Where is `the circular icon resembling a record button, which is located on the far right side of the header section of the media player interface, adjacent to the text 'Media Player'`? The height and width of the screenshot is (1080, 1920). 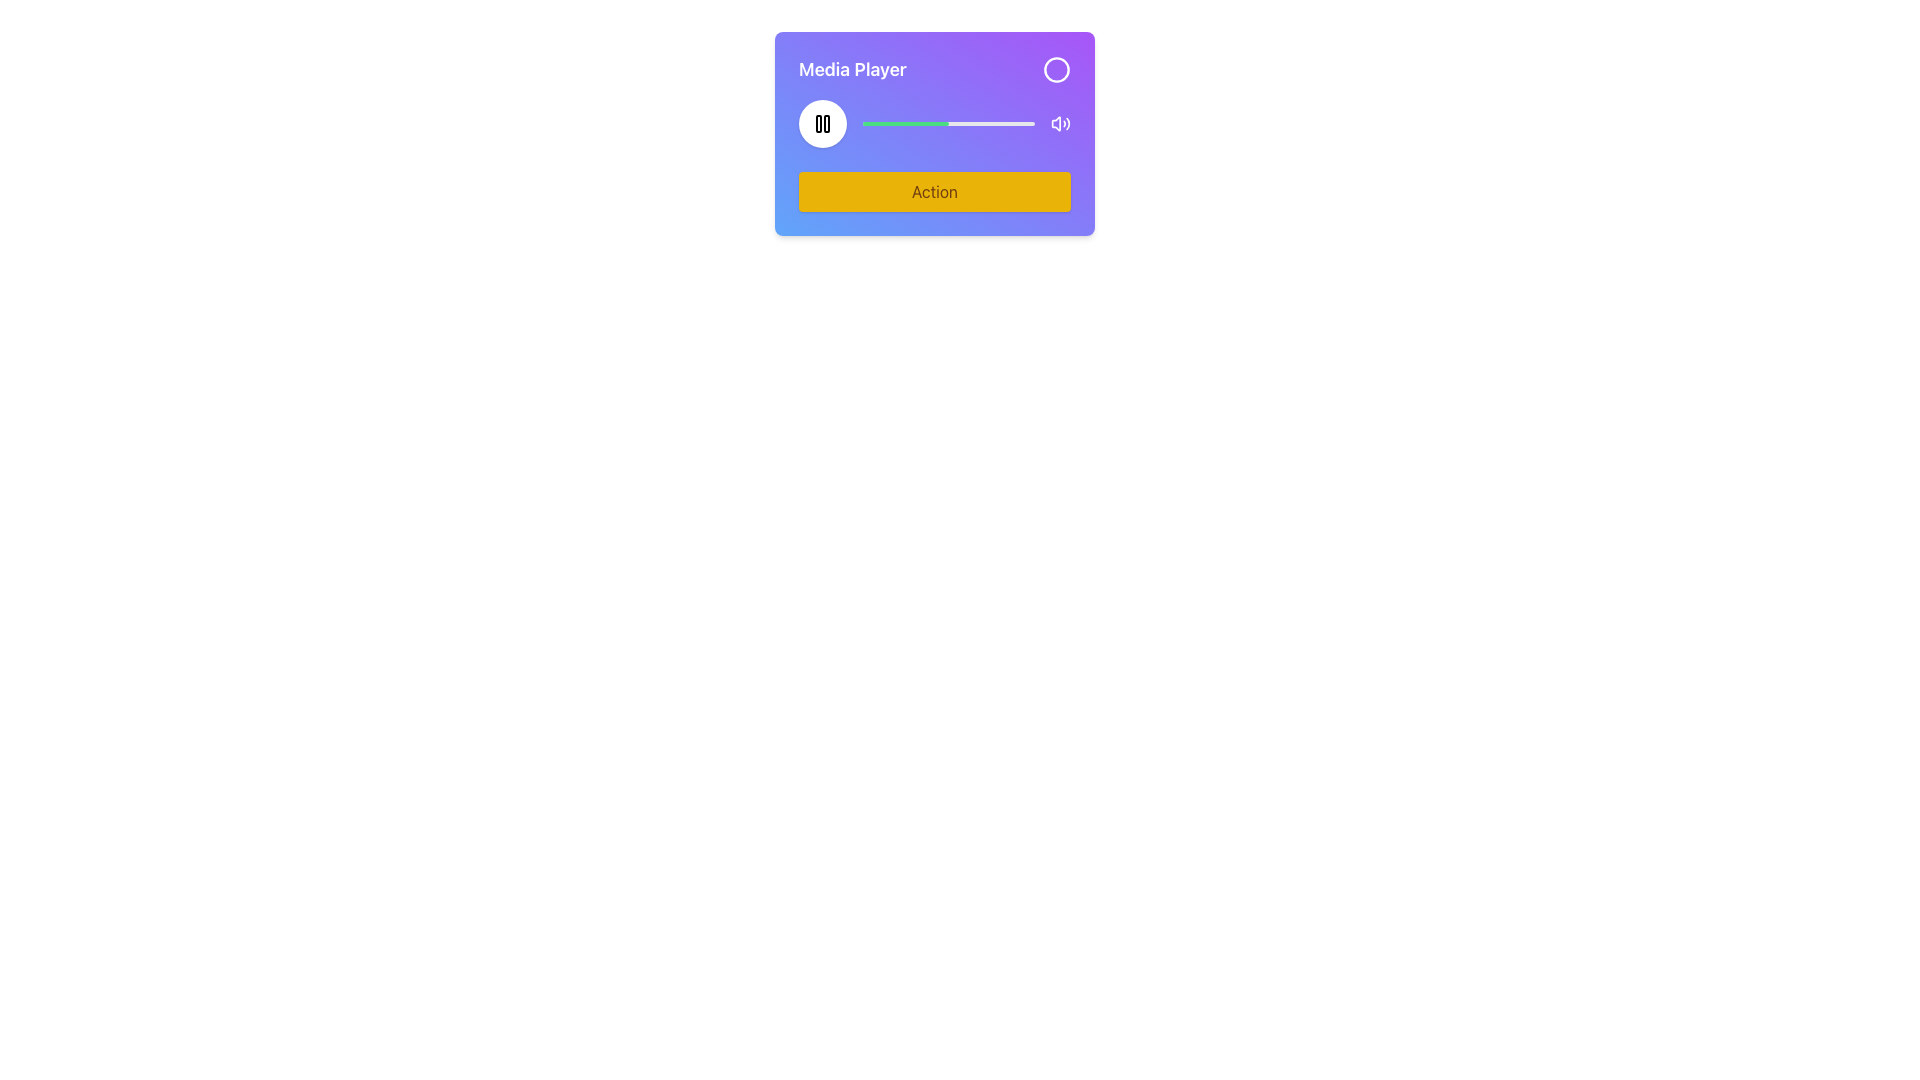
the circular icon resembling a record button, which is located on the far right side of the header section of the media player interface, adjacent to the text 'Media Player' is located at coordinates (1055, 68).